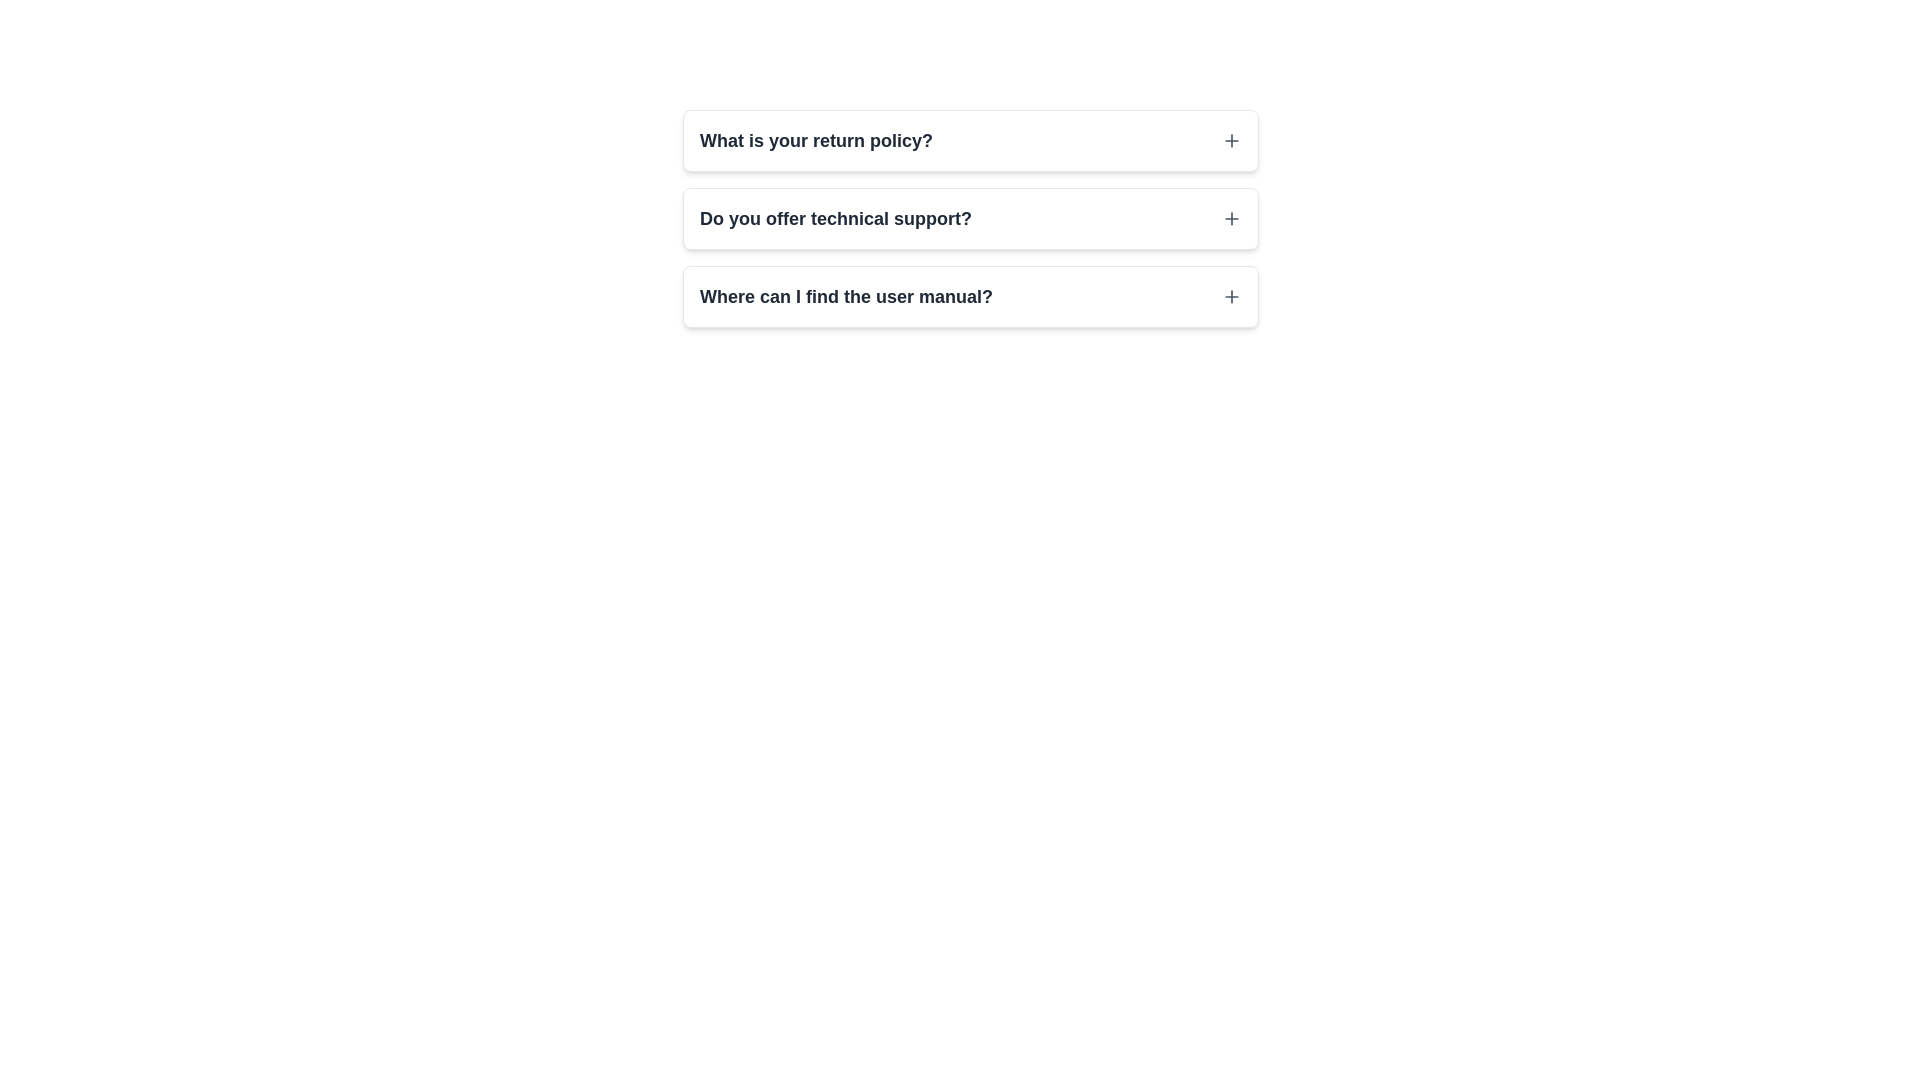  What do you see at coordinates (1231, 297) in the screenshot?
I see `the gray plus icon button located to the far right of the list item labeled 'Where can I find the user manual?'` at bounding box center [1231, 297].